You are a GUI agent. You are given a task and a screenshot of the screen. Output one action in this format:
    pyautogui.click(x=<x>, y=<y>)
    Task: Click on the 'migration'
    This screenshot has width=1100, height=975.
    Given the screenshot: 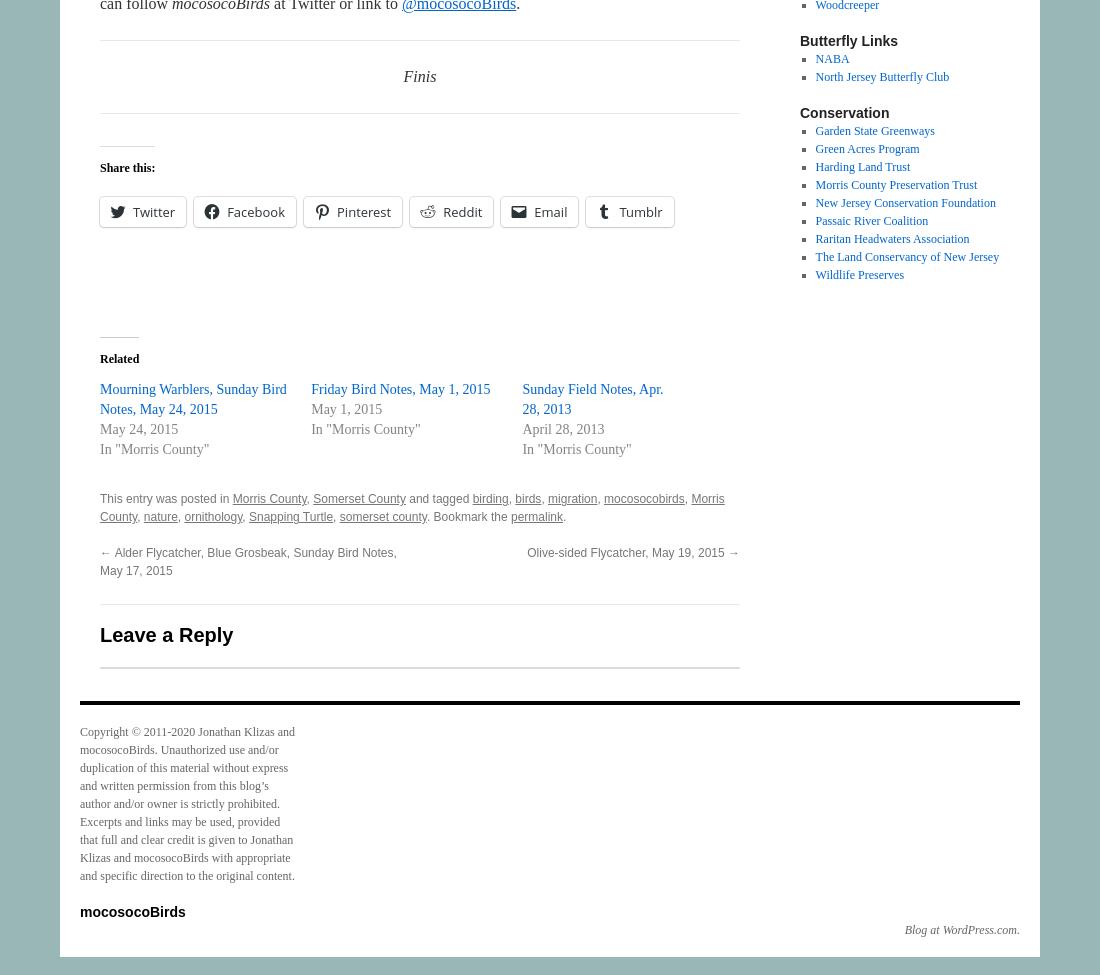 What is the action you would take?
    pyautogui.click(x=571, y=498)
    